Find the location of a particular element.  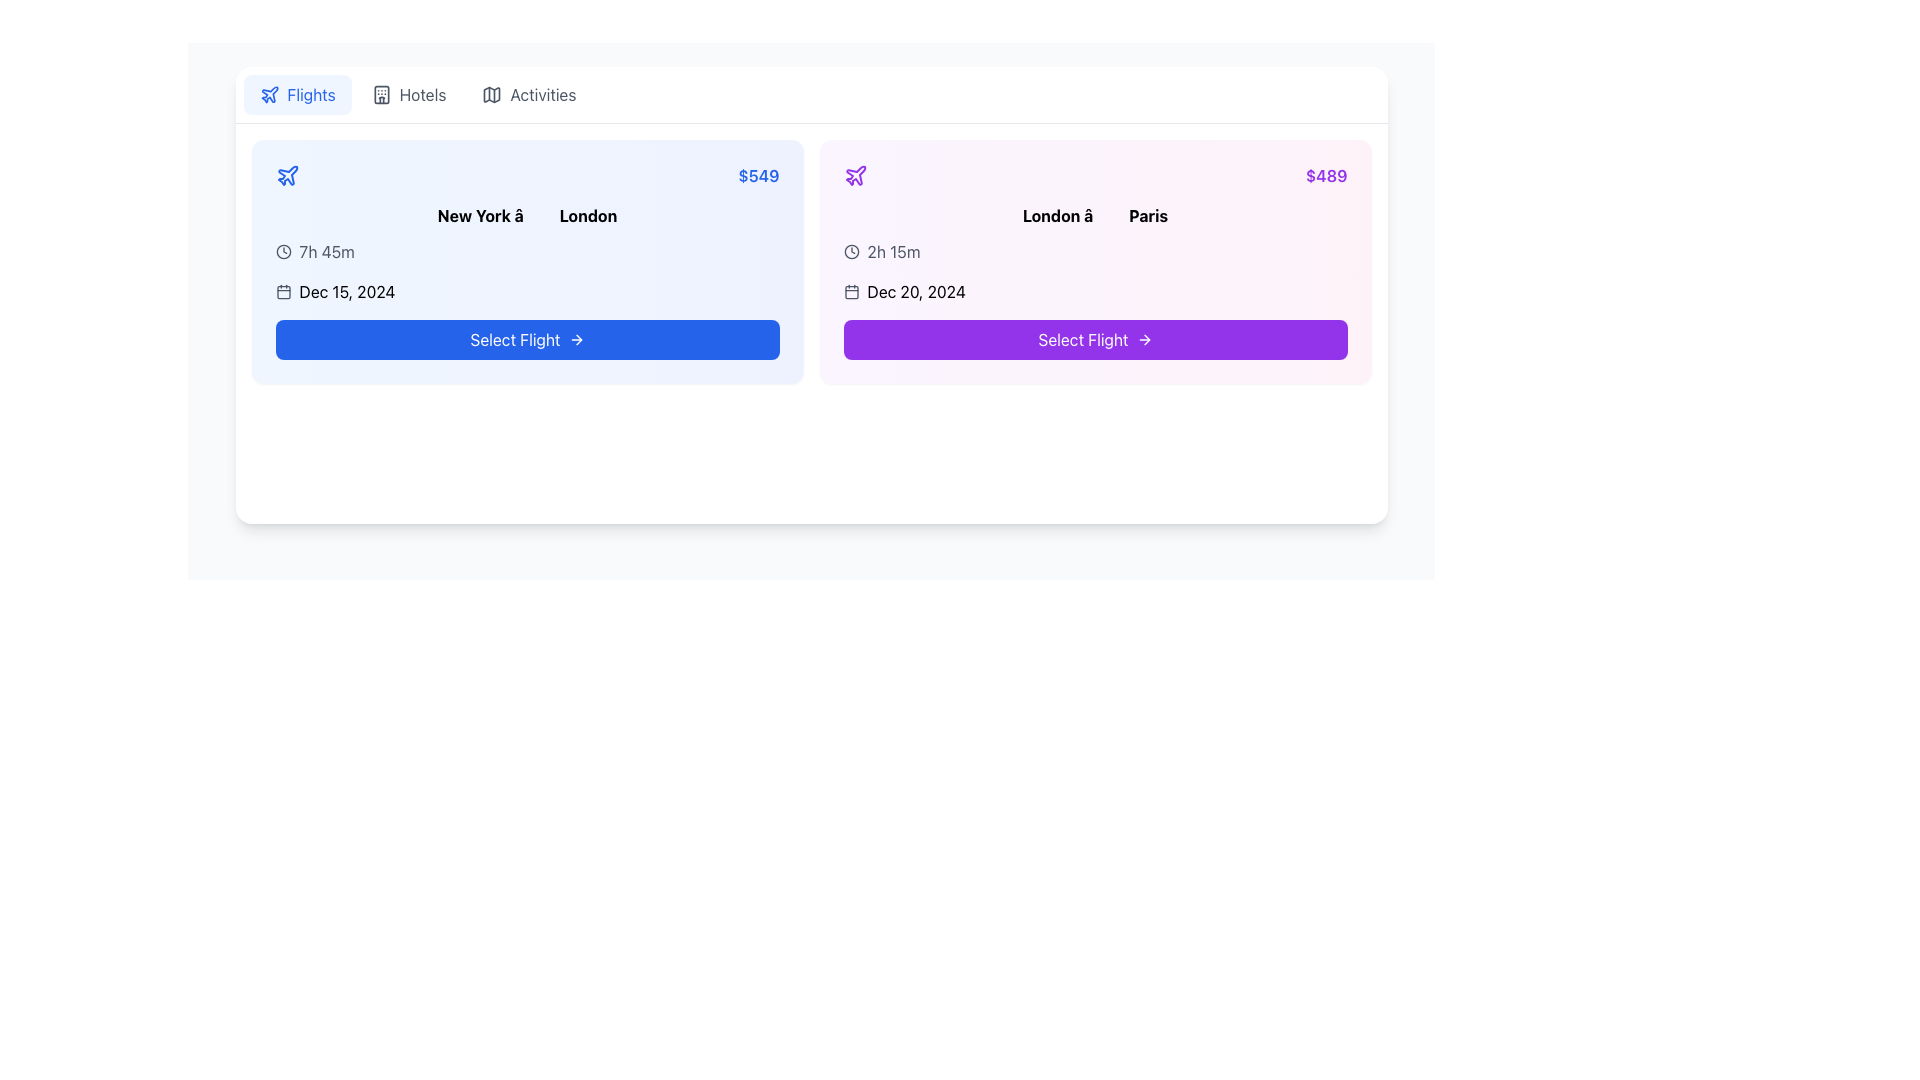

the flight icon located in the second flight offer card, which is positioned at the top-left corner adjacent to the flight route information ('London → Paris') and to the left of the pricing detail ('$489') is located at coordinates (855, 175).